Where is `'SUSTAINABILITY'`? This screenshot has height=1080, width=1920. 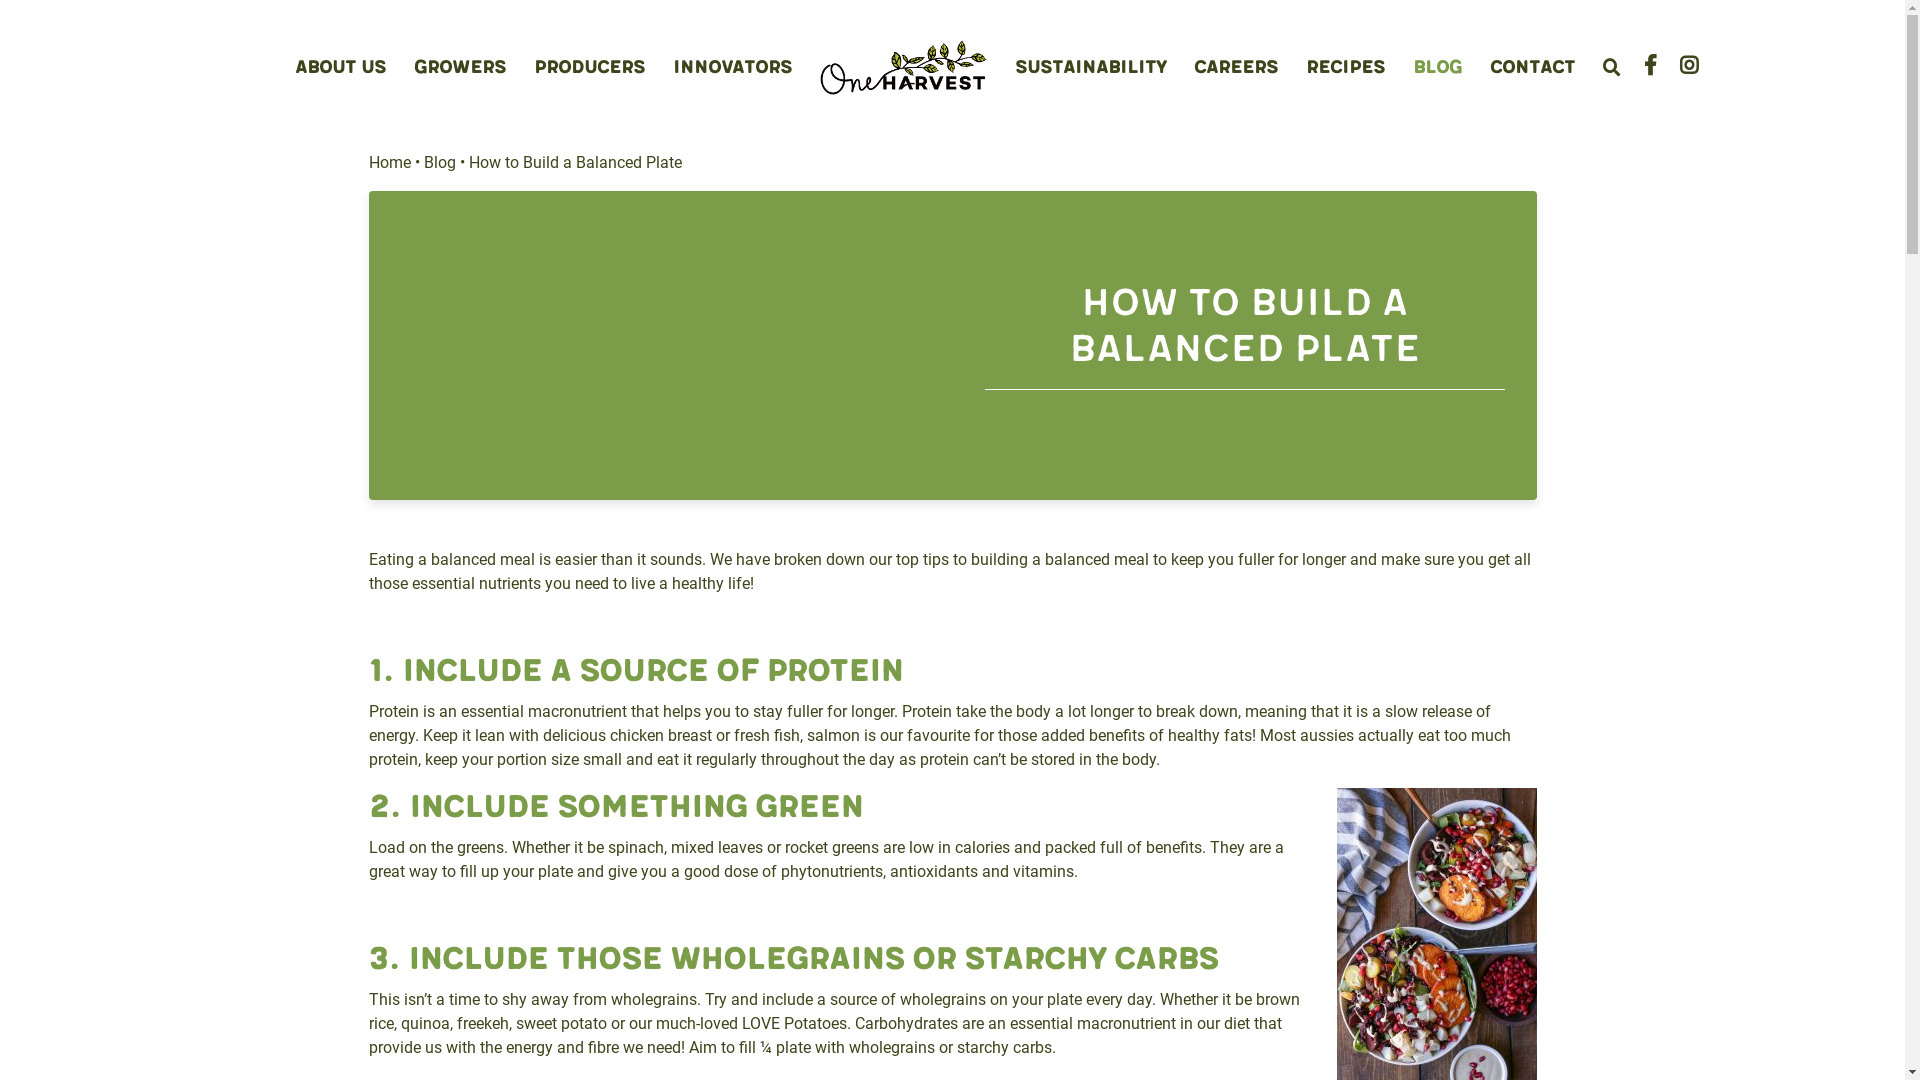
'SUSTAINABILITY' is located at coordinates (1089, 66).